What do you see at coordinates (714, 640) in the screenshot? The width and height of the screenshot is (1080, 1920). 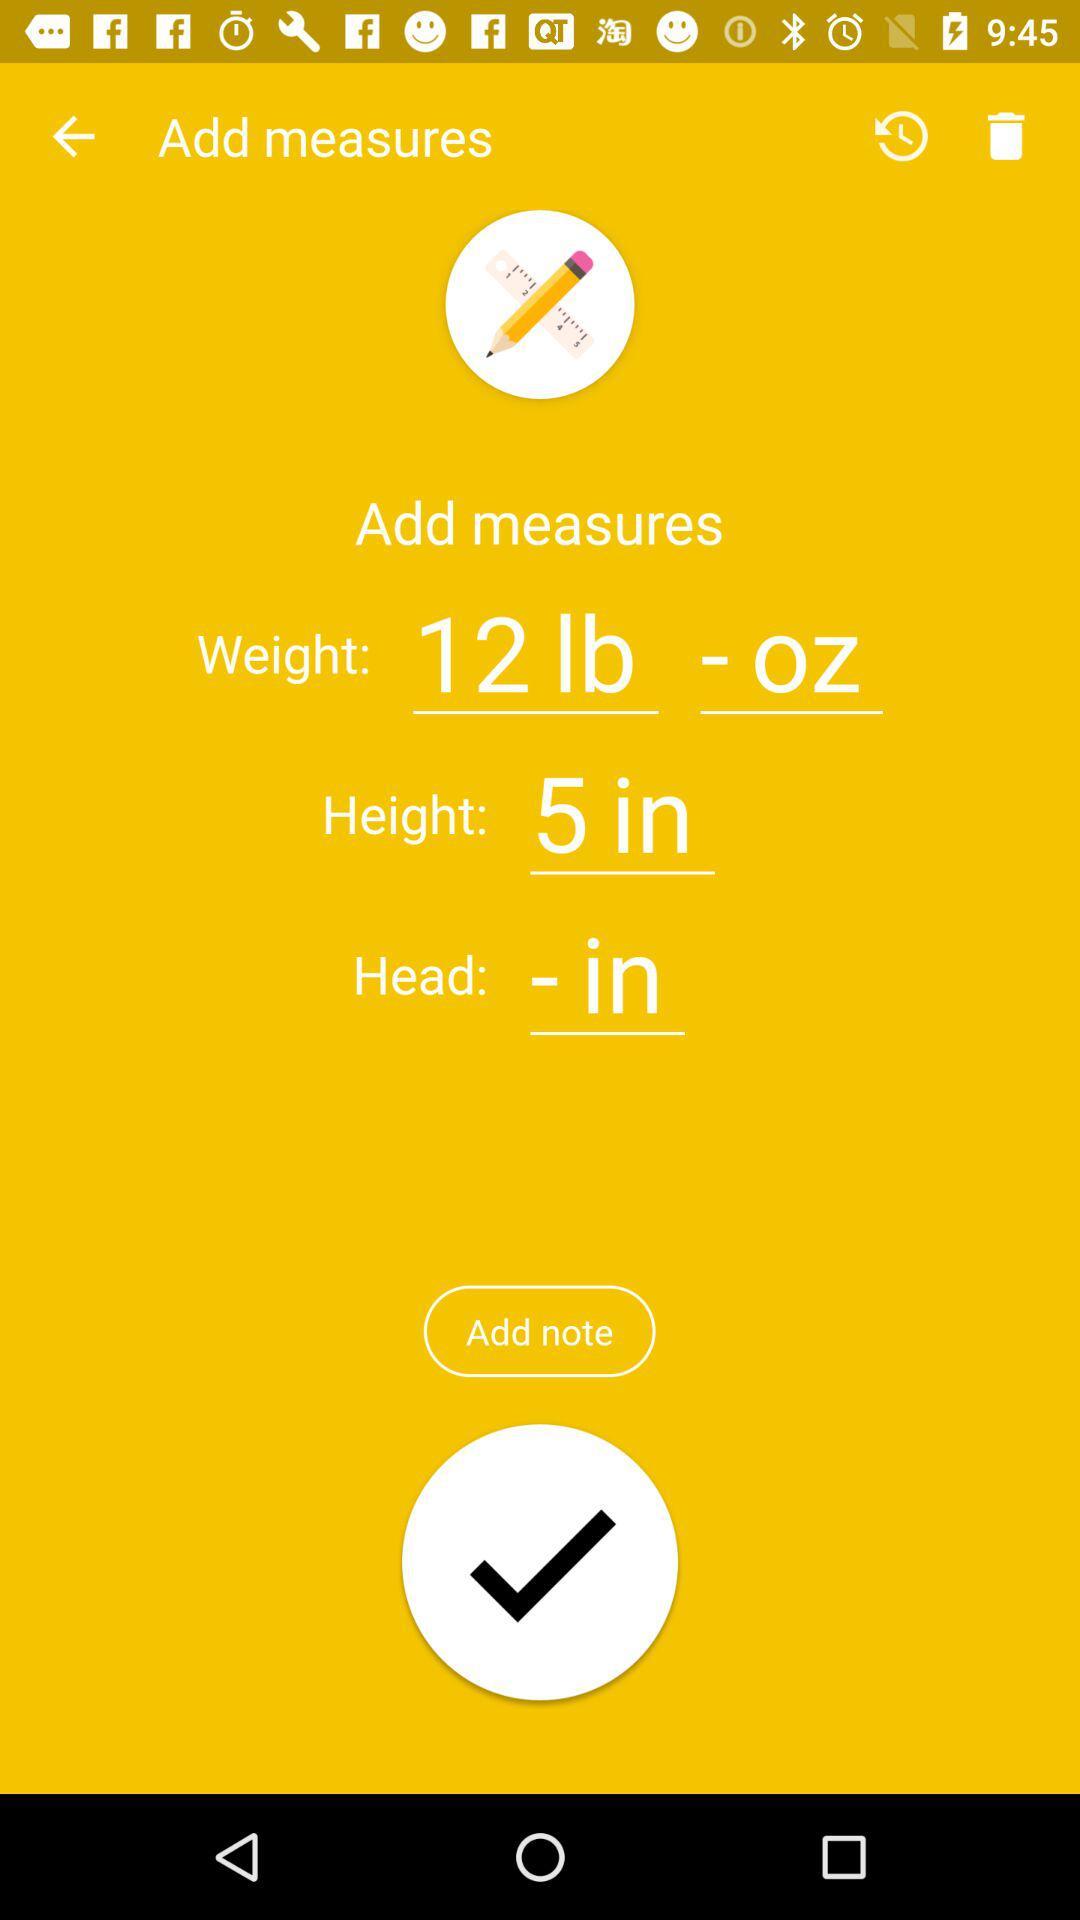 I see `item to the left of oz item` at bounding box center [714, 640].